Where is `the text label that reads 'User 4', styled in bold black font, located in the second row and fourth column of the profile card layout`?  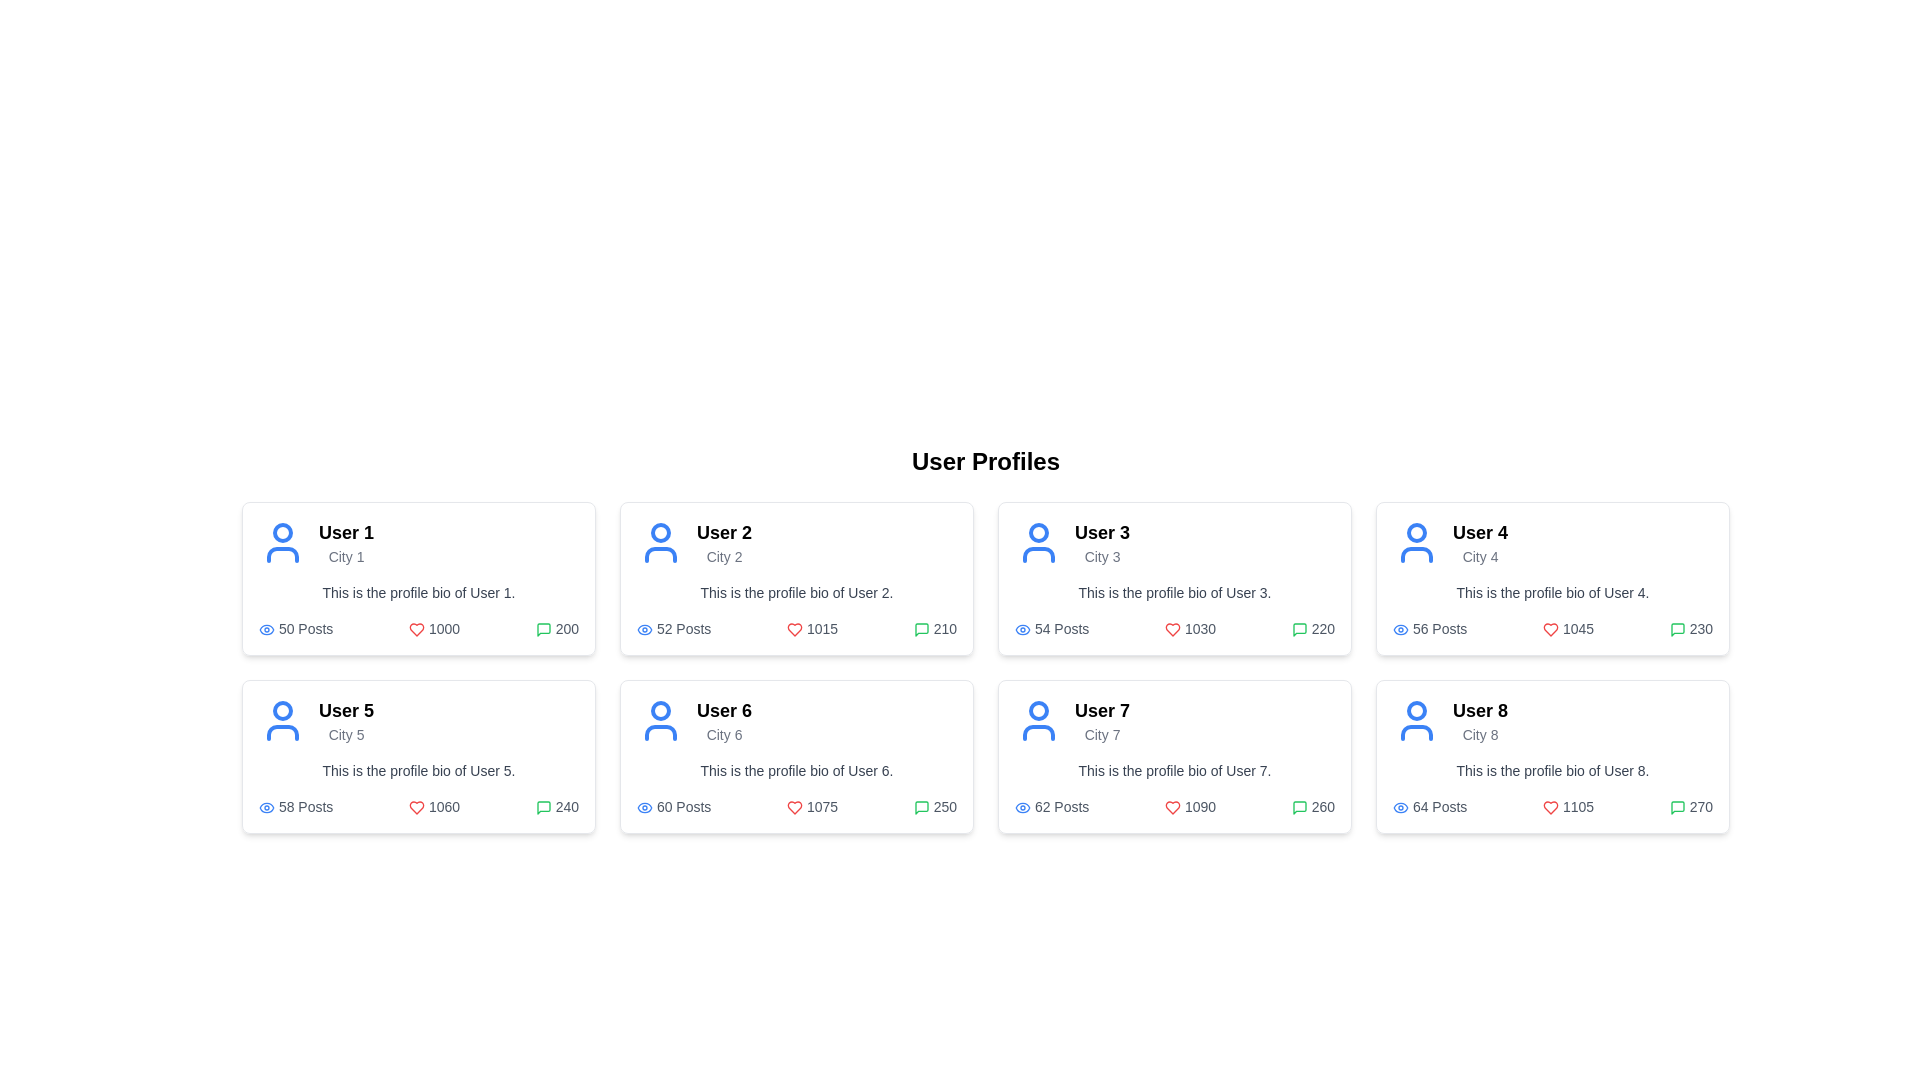
the text label that reads 'User 4', styled in bold black font, located in the second row and fourth column of the profile card layout is located at coordinates (1480, 531).